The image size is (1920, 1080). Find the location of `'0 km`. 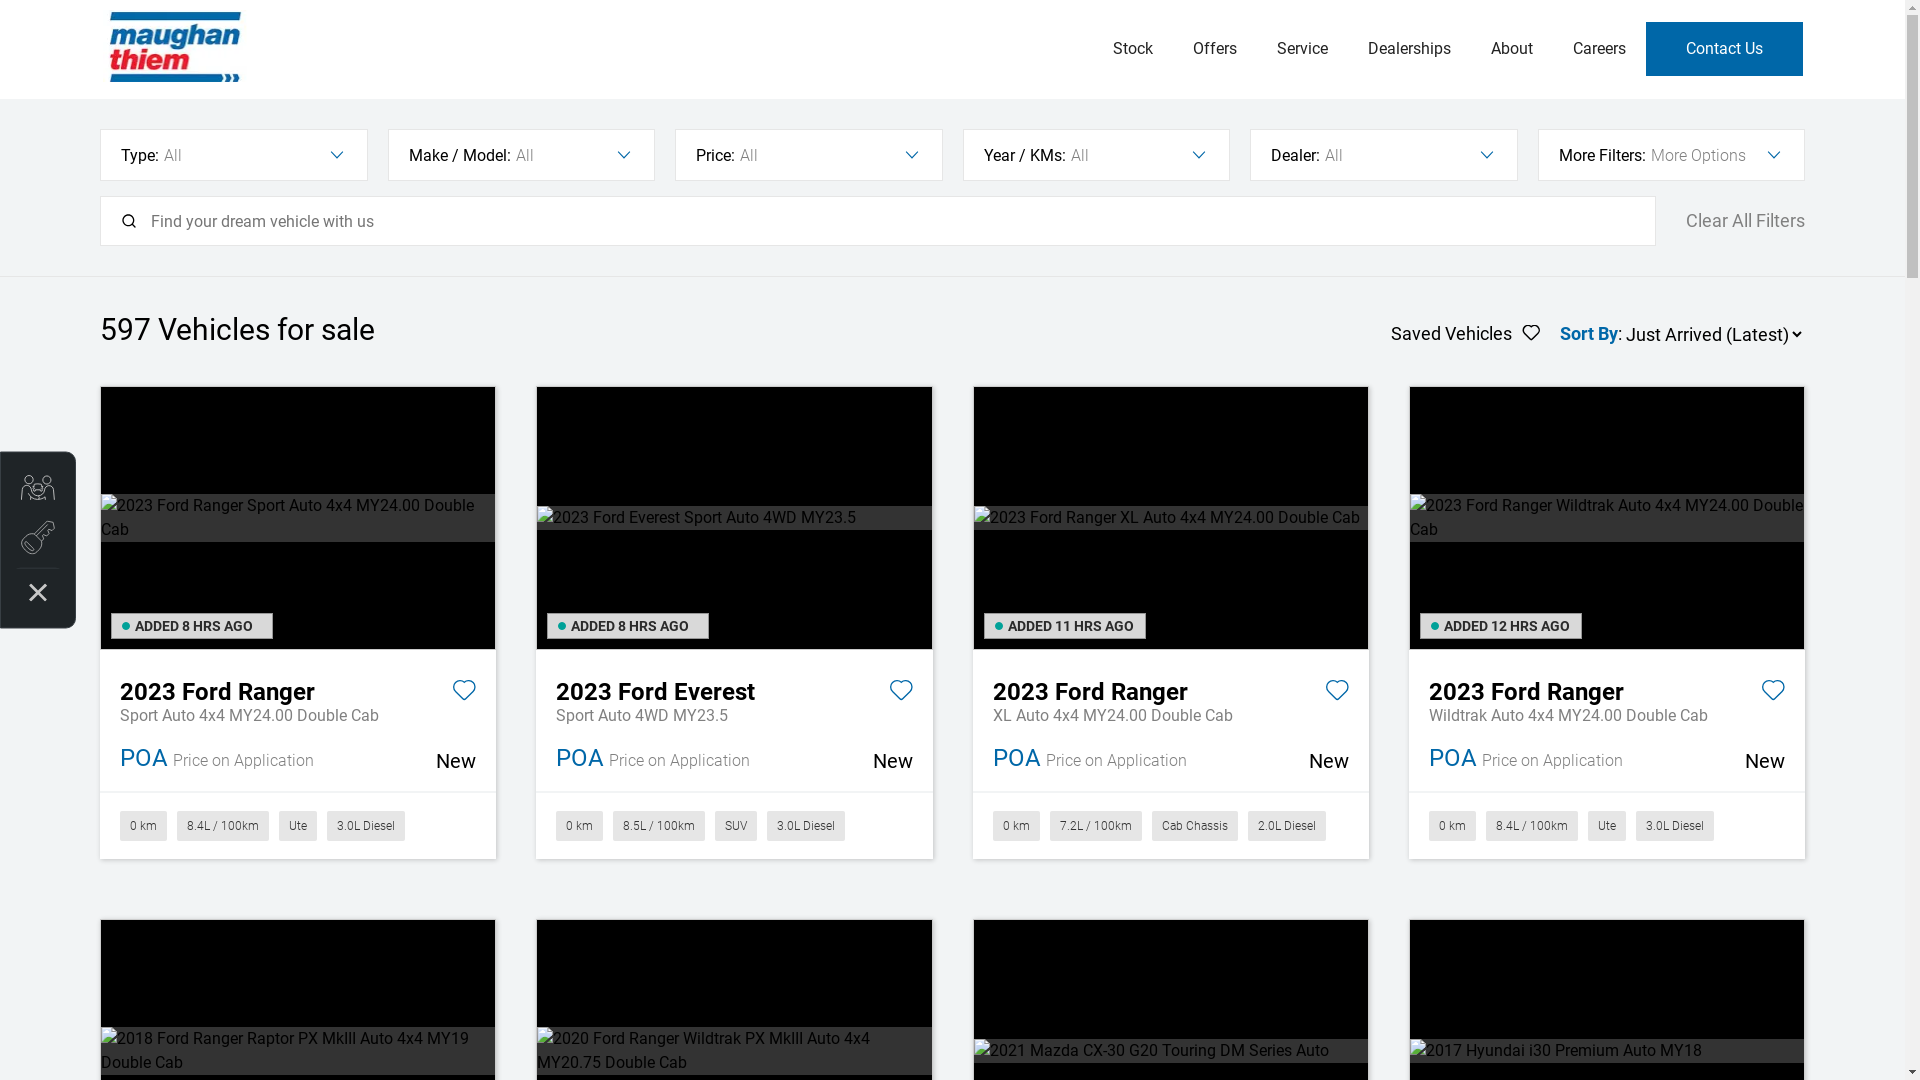

'0 km is located at coordinates (1170, 825).